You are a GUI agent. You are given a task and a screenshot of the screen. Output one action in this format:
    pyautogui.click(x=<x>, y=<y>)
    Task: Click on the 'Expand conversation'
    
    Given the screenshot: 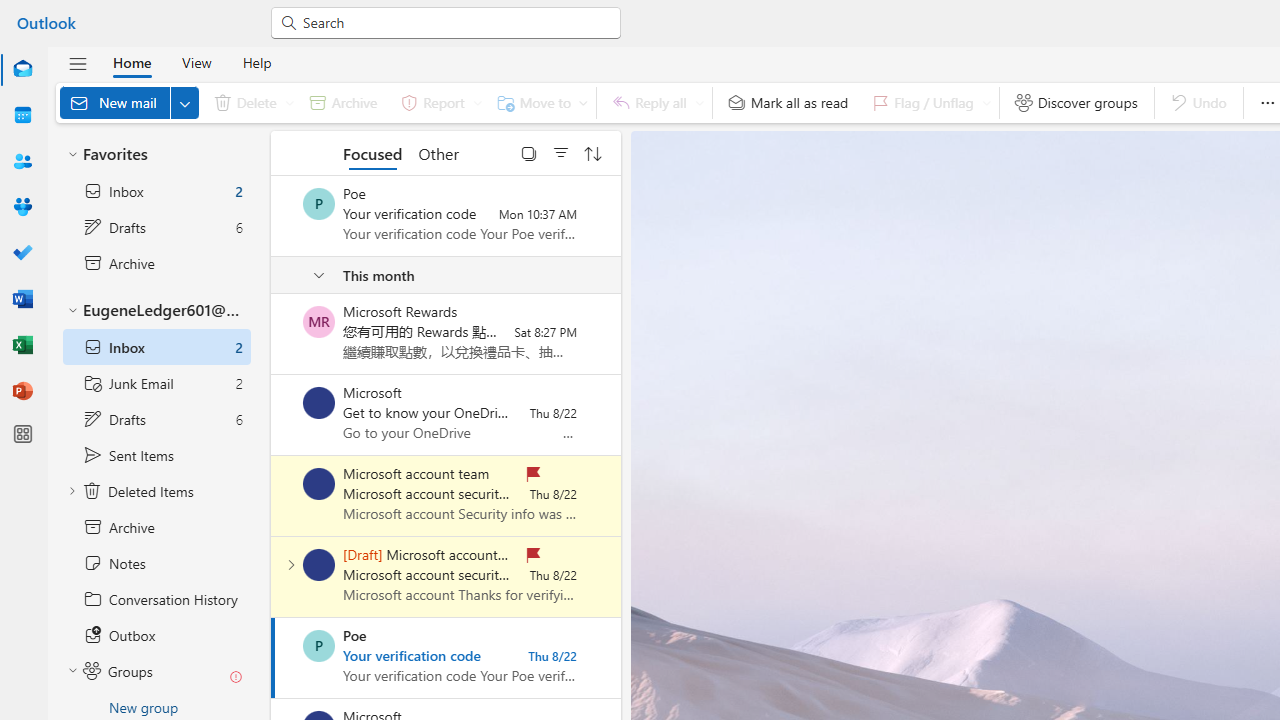 What is the action you would take?
    pyautogui.click(x=290, y=564)
    